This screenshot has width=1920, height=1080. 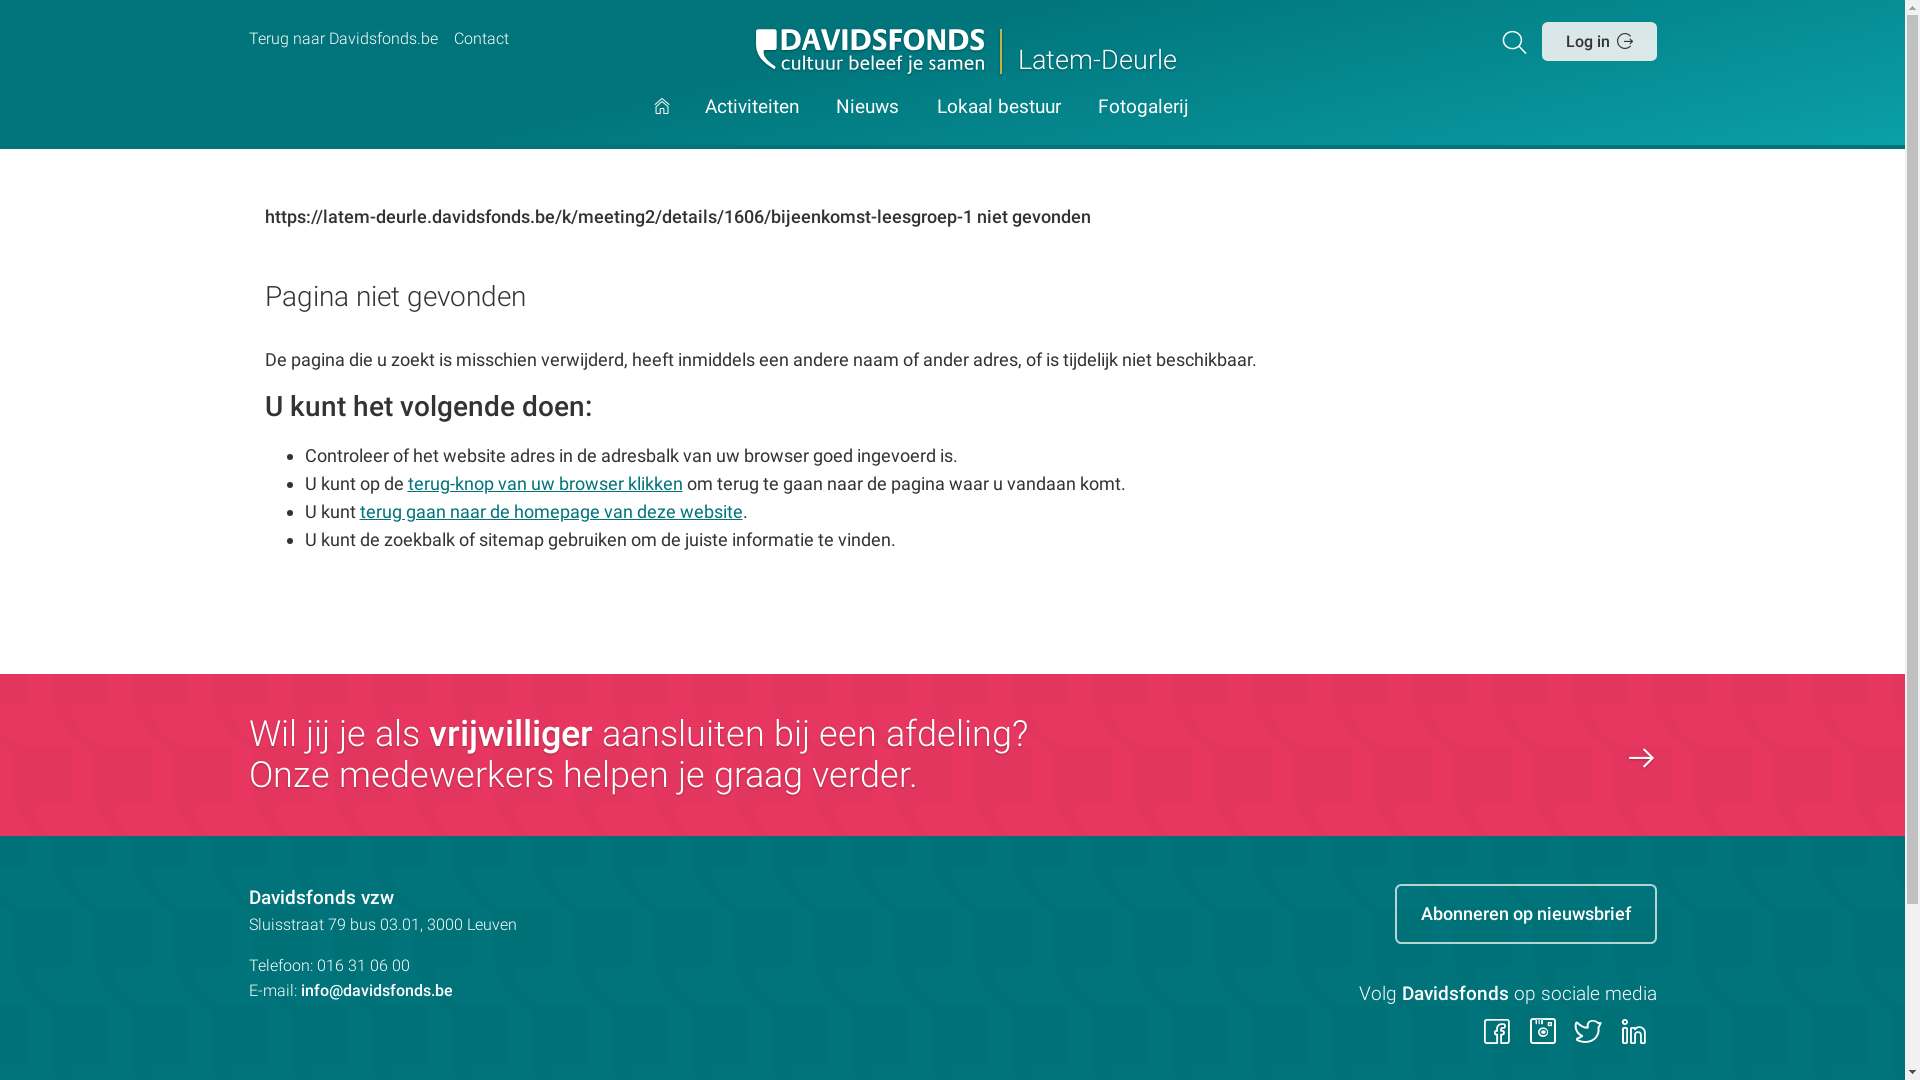 What do you see at coordinates (1633, 1033) in the screenshot?
I see `'Volg ons op LinkedIn'` at bounding box center [1633, 1033].